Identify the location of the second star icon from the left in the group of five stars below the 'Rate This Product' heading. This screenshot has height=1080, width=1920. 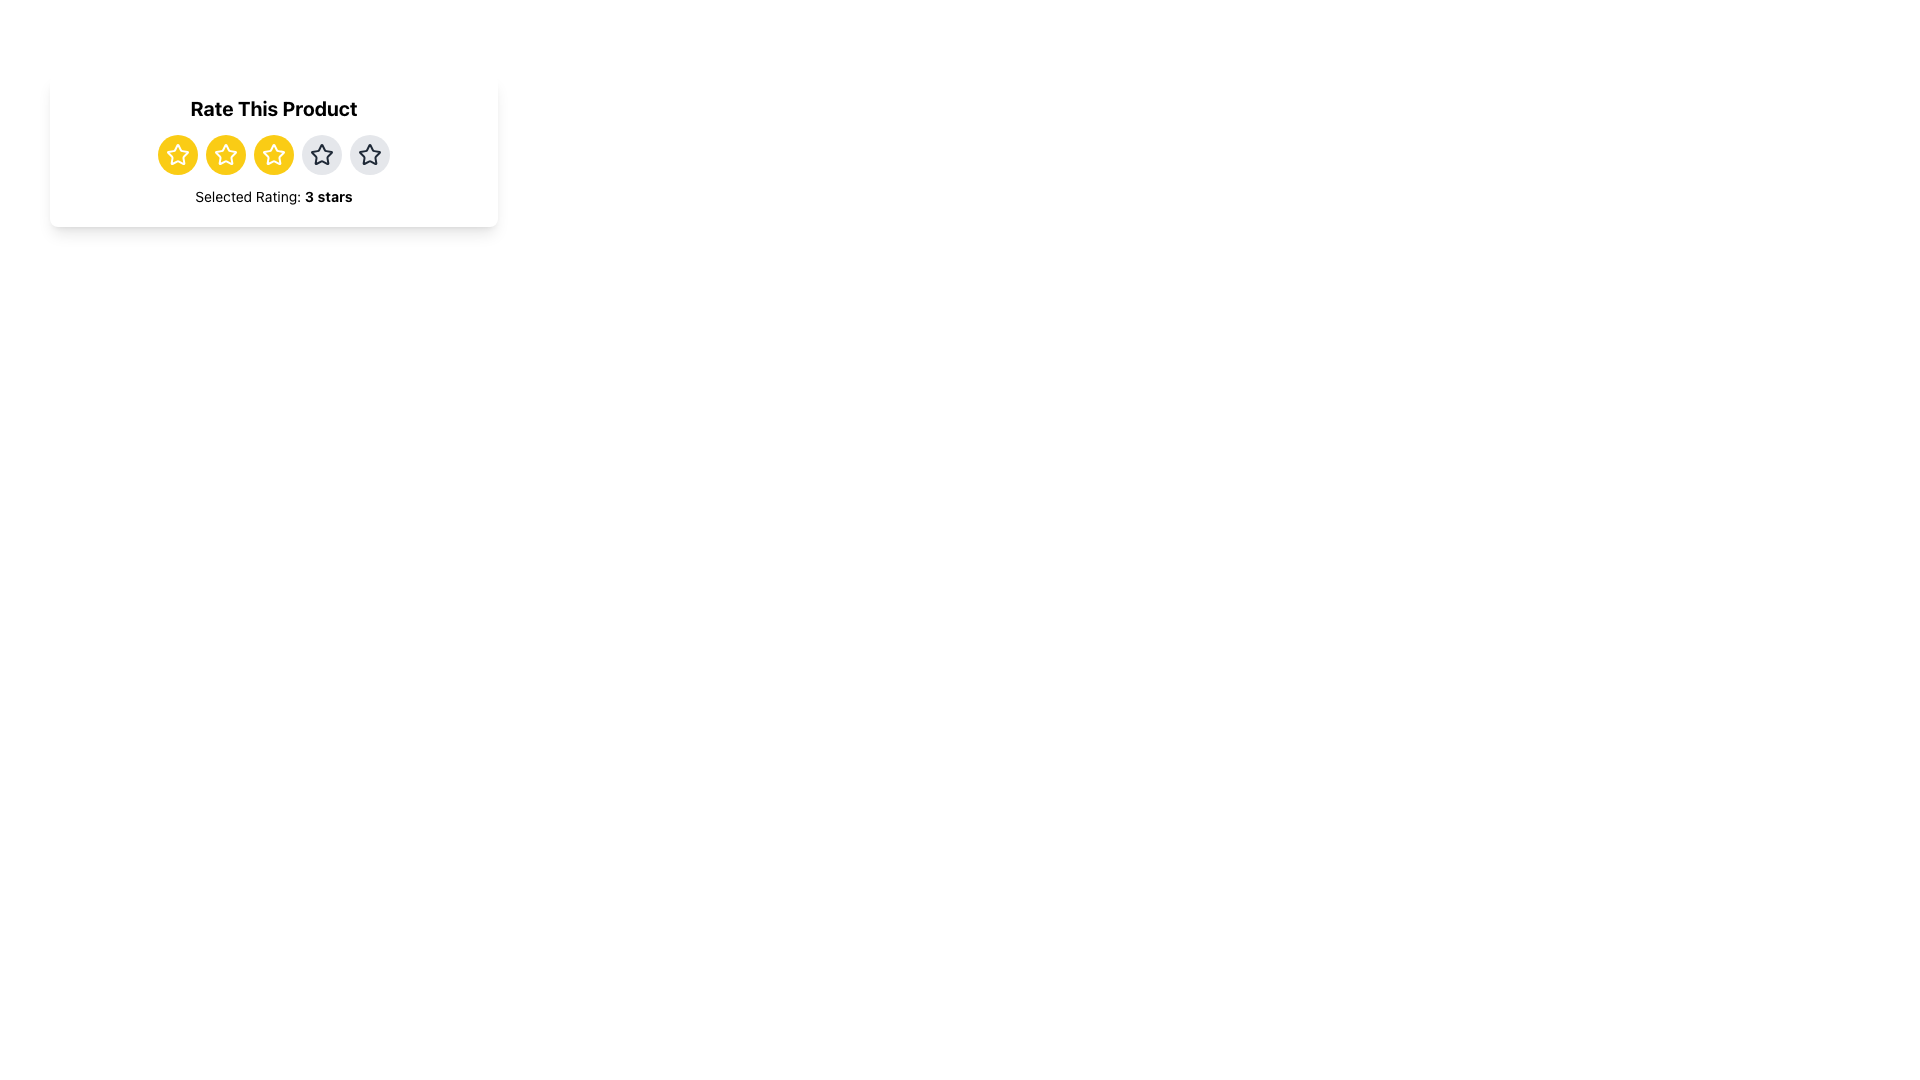
(225, 153).